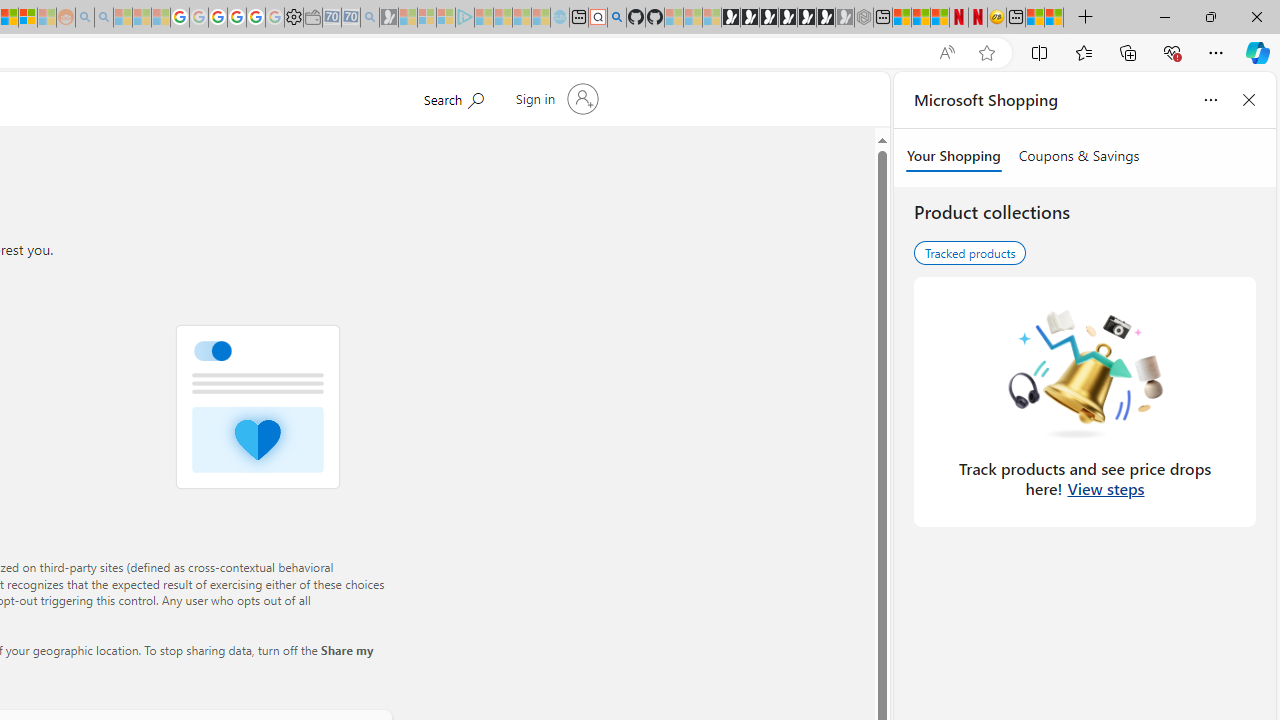 This screenshot has height=720, width=1280. Describe the element at coordinates (1035, 17) in the screenshot. I see `'Wildlife - MSN'` at that location.